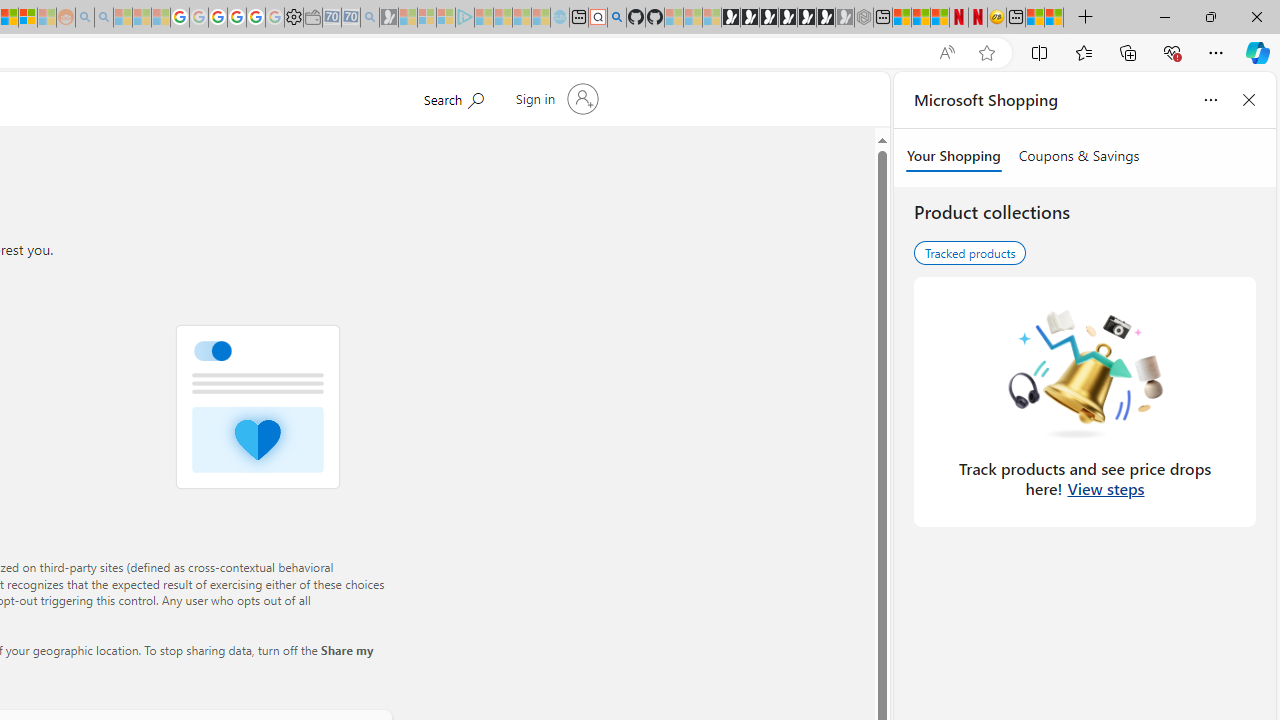 This screenshot has height=720, width=1280. Describe the element at coordinates (1035, 17) in the screenshot. I see `'Wildlife - MSN'` at that location.